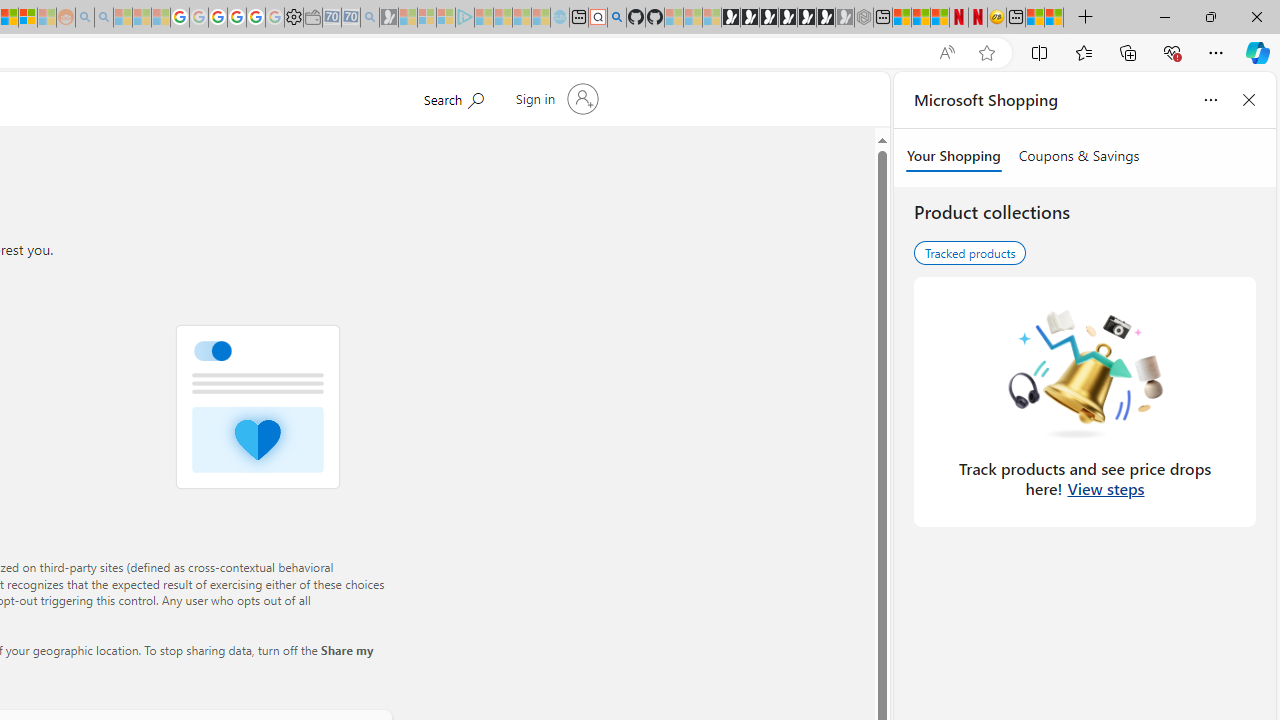 This screenshot has height=720, width=1280. Describe the element at coordinates (1035, 17) in the screenshot. I see `'Wildlife - MSN'` at that location.